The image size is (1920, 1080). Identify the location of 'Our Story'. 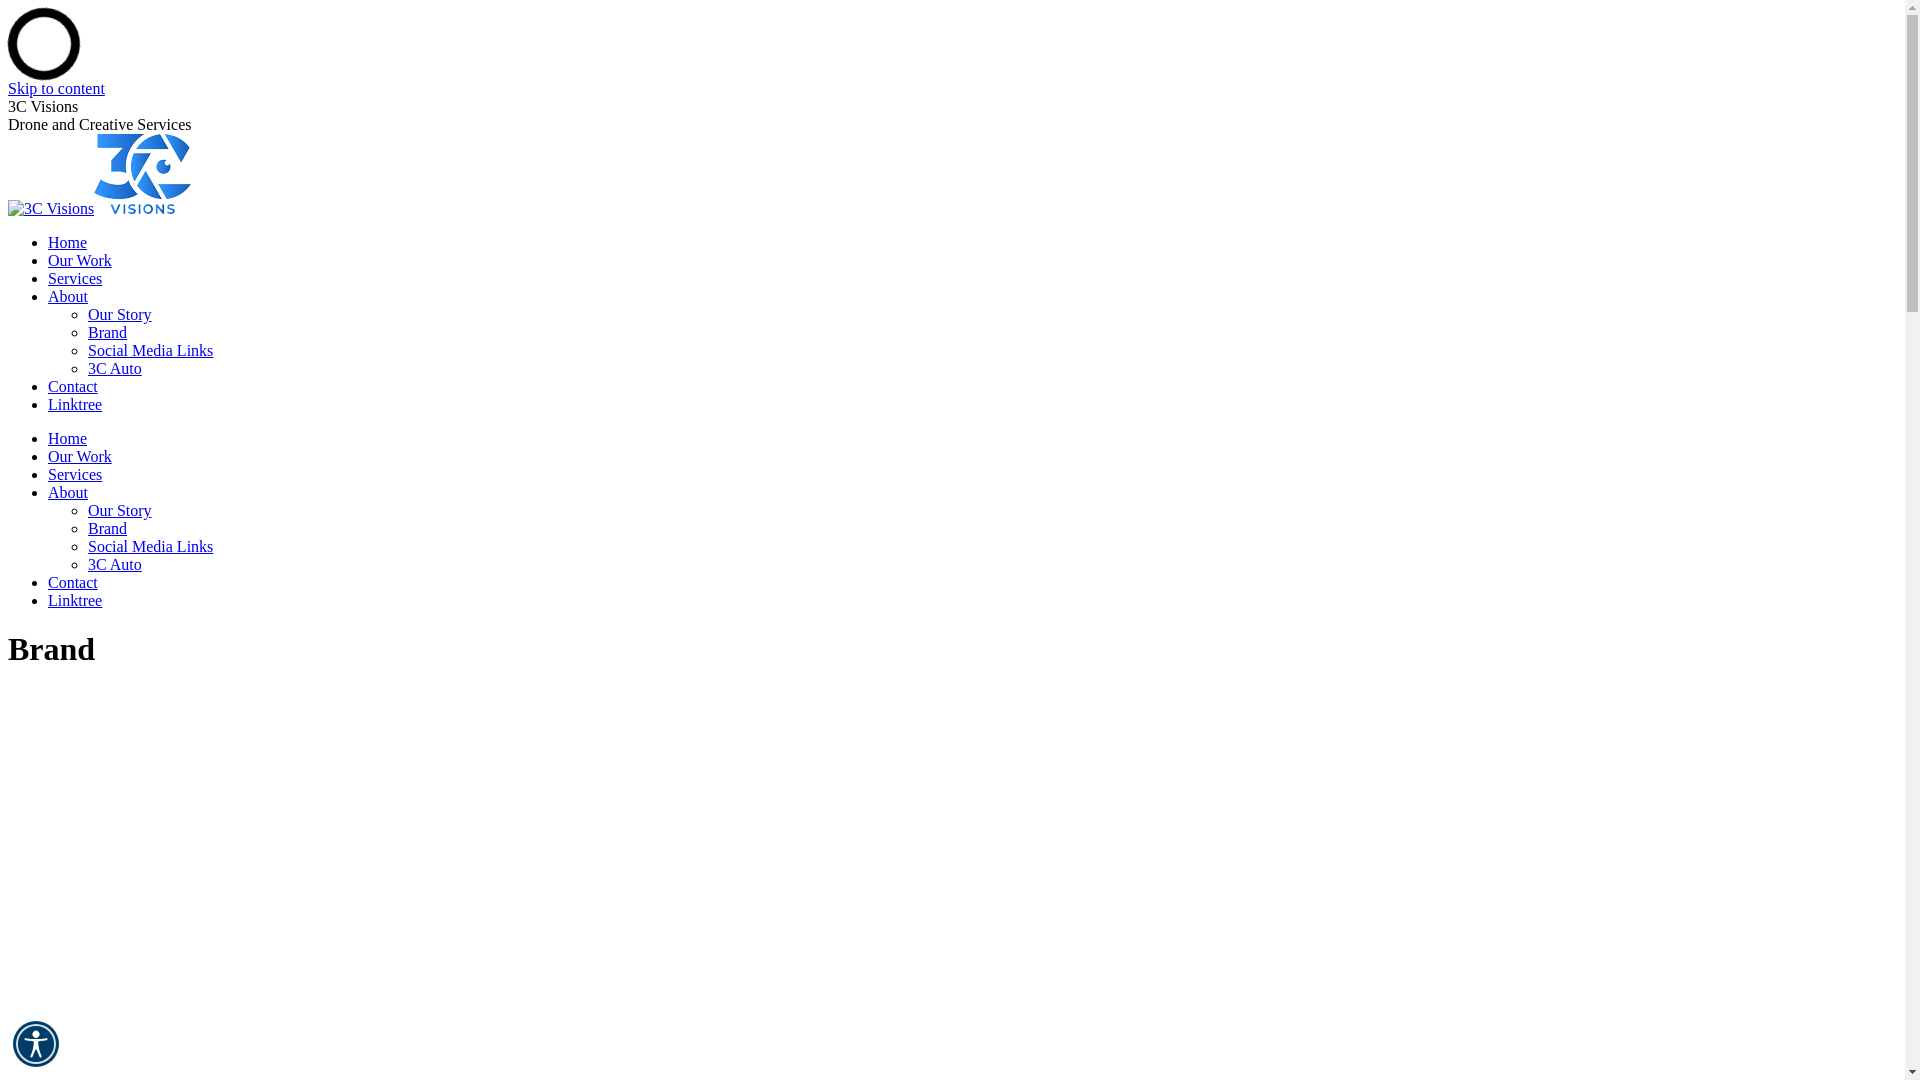
(86, 314).